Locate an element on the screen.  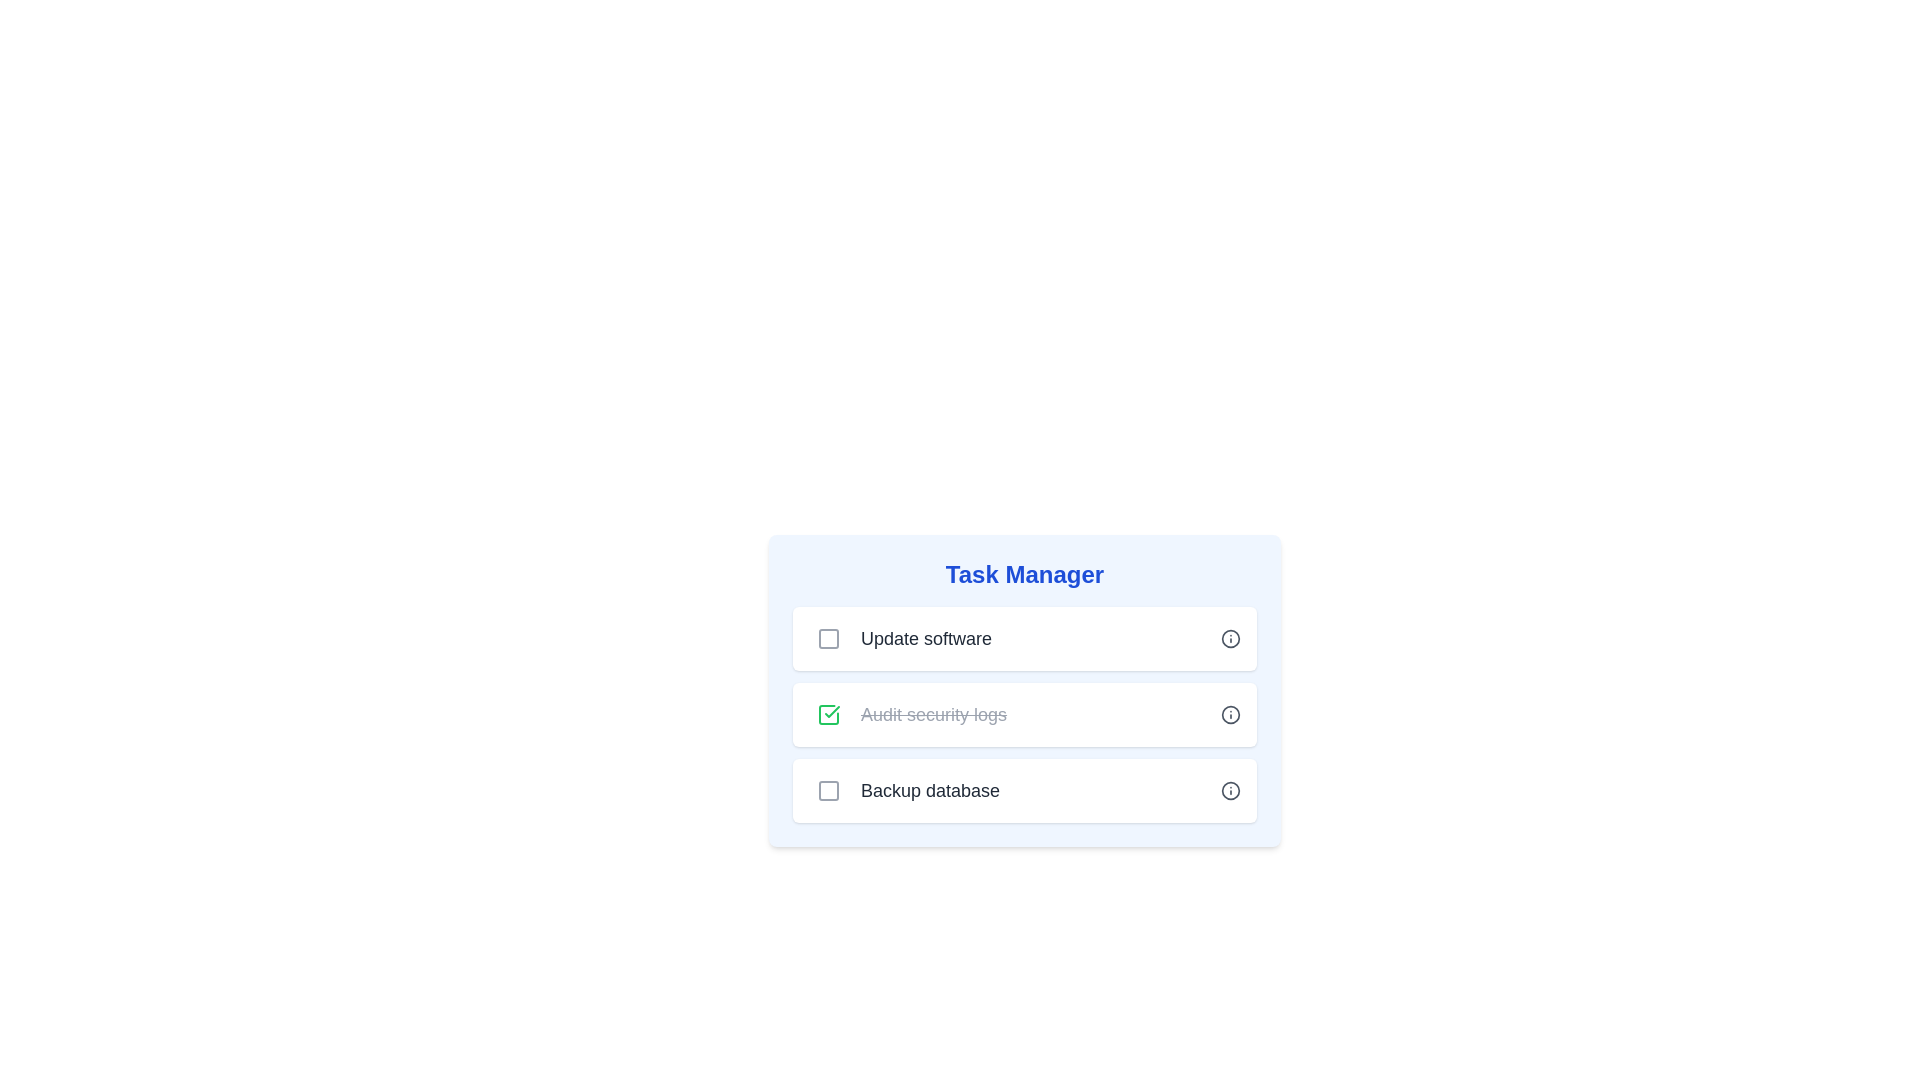
the Icon button located is located at coordinates (1229, 639).